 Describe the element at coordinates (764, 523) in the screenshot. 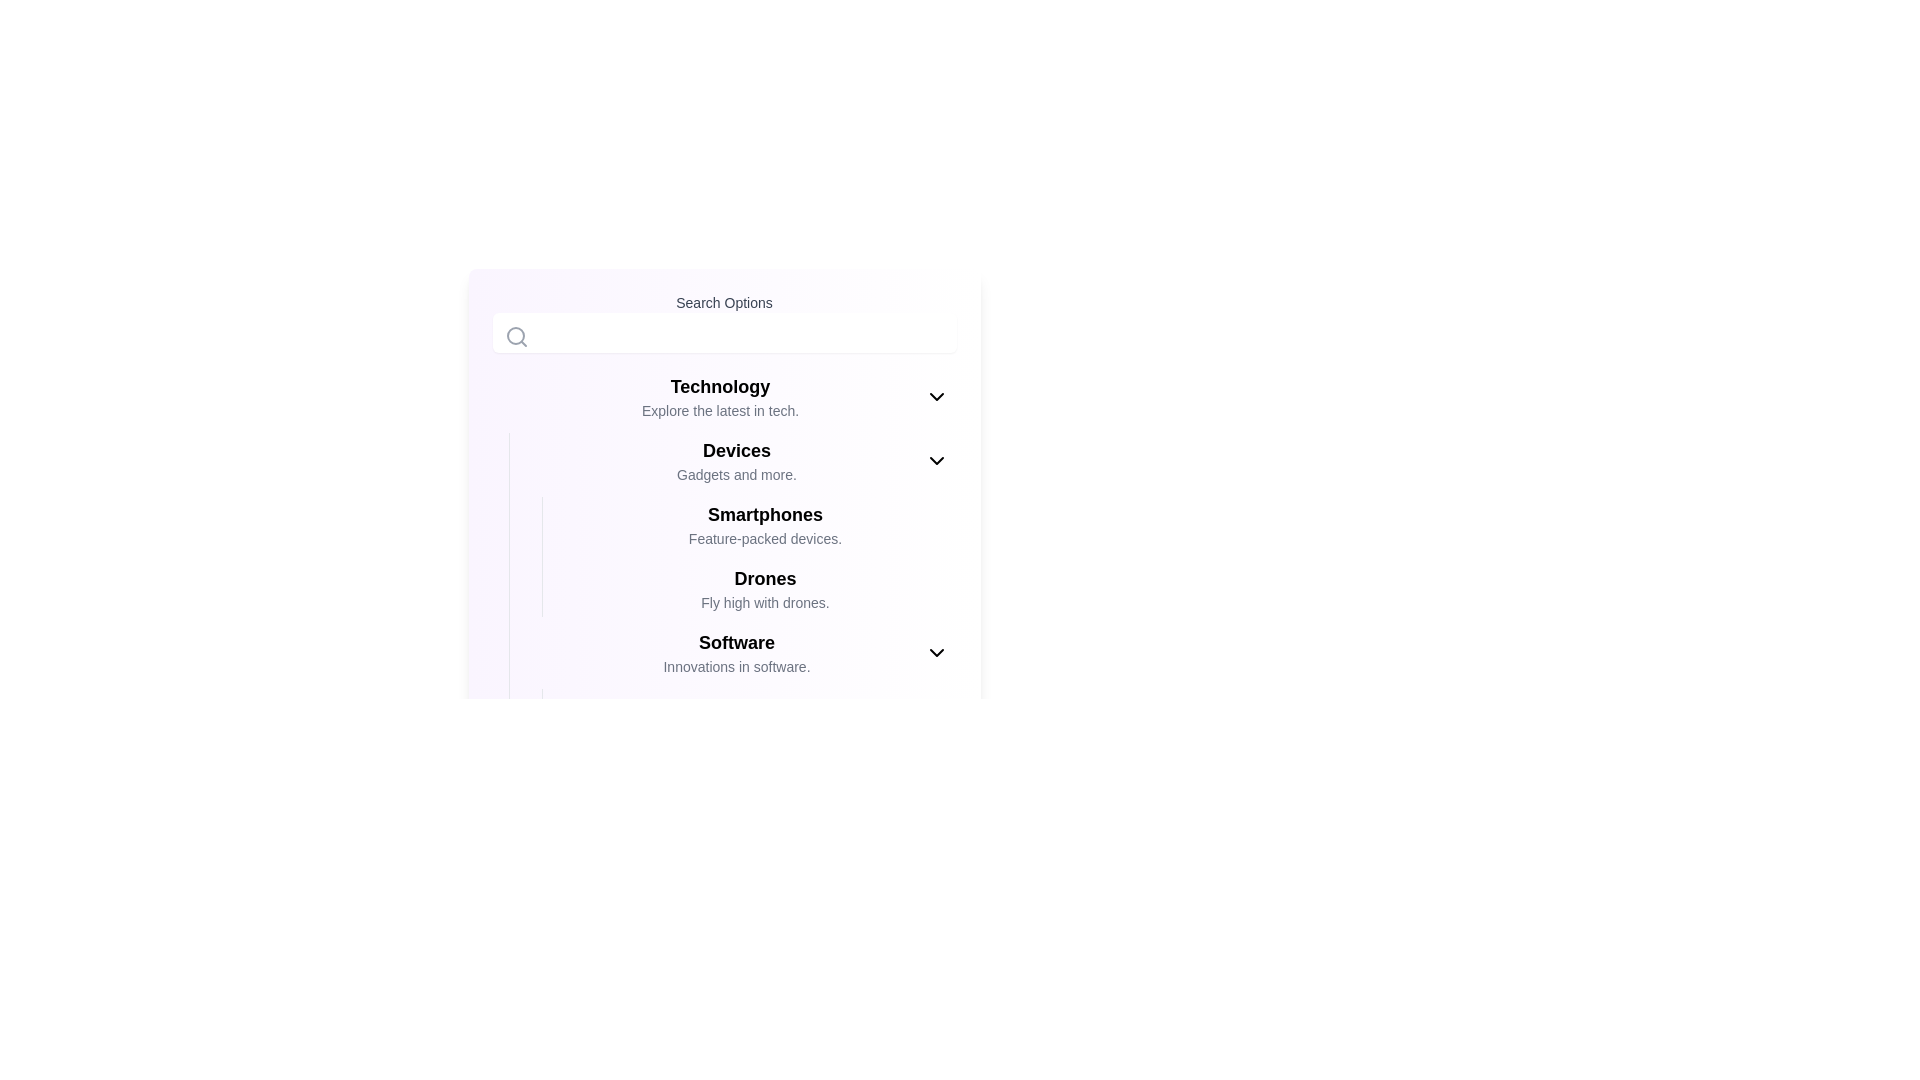

I see `the 'Smartphones' option in the dropdown menu under the 'Devices' category` at that location.